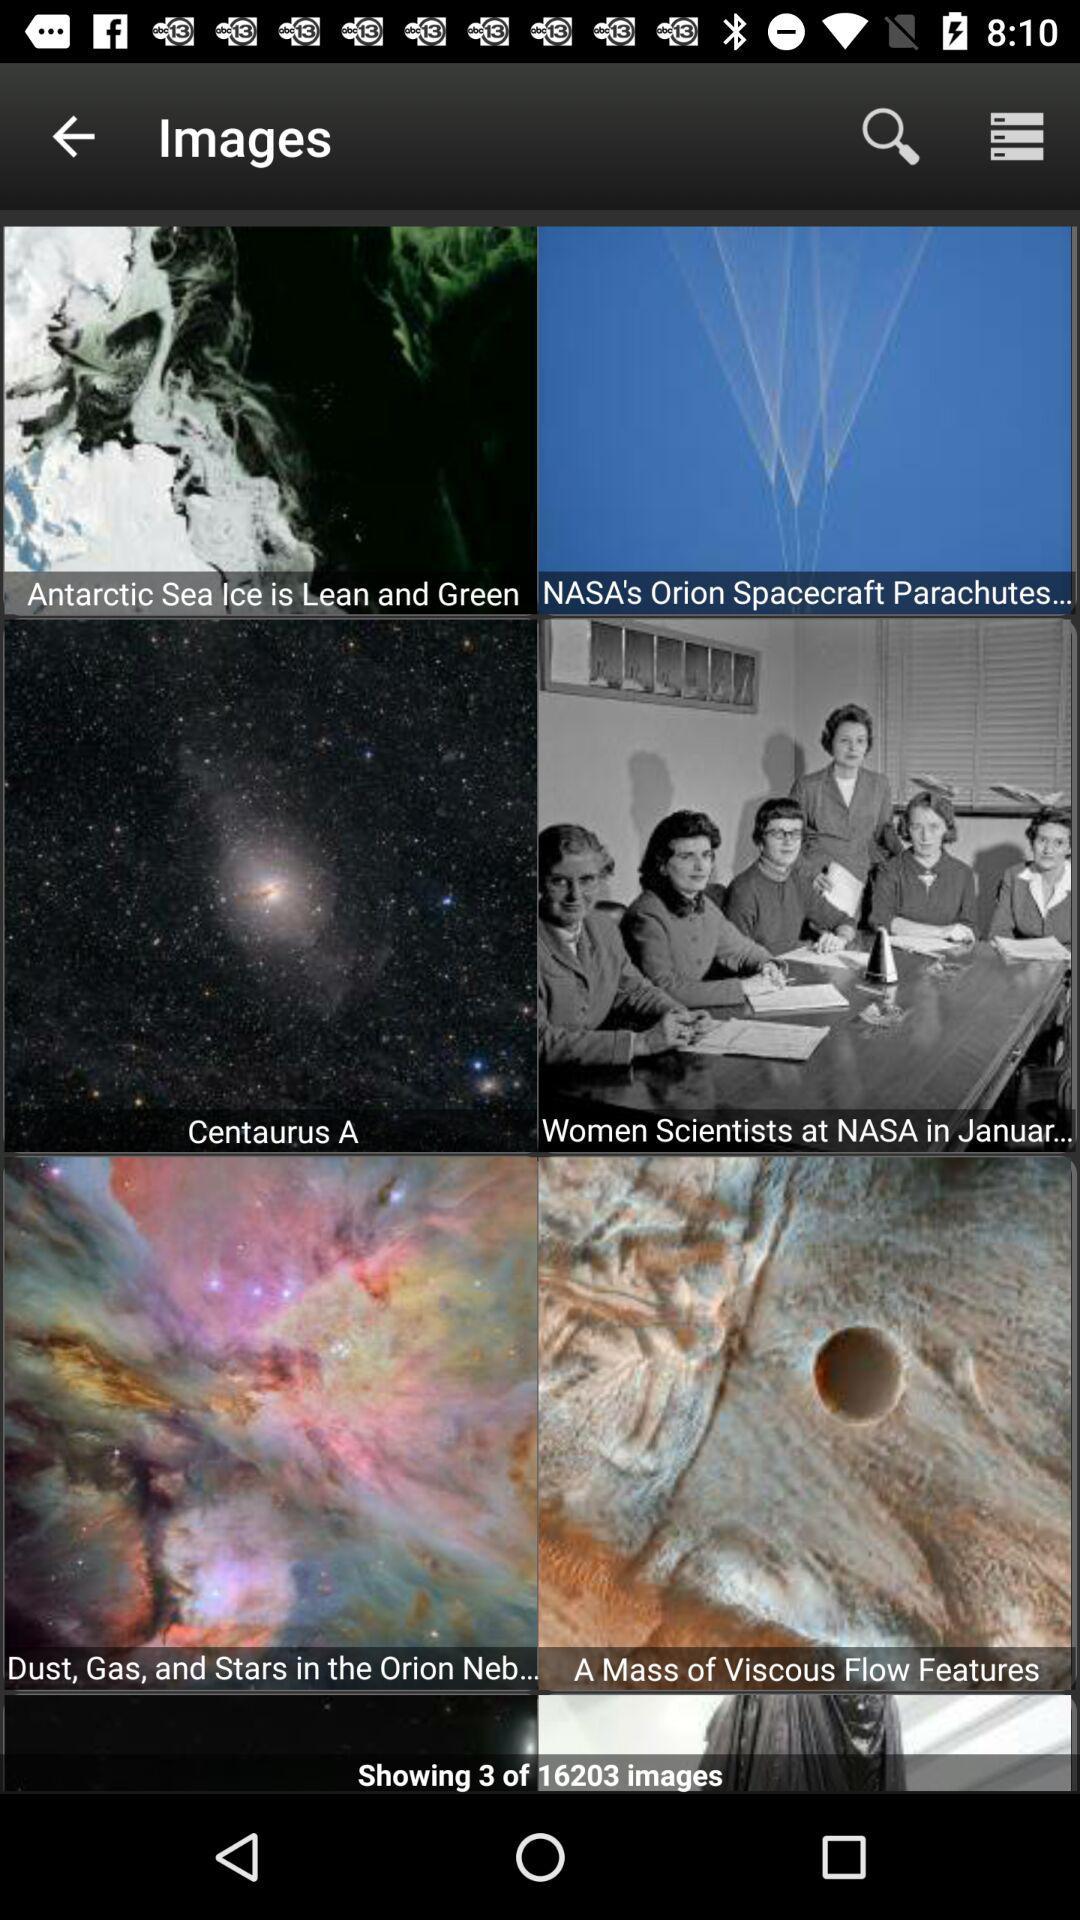  Describe the element at coordinates (270, 417) in the screenshot. I see `the first image from first row` at that location.